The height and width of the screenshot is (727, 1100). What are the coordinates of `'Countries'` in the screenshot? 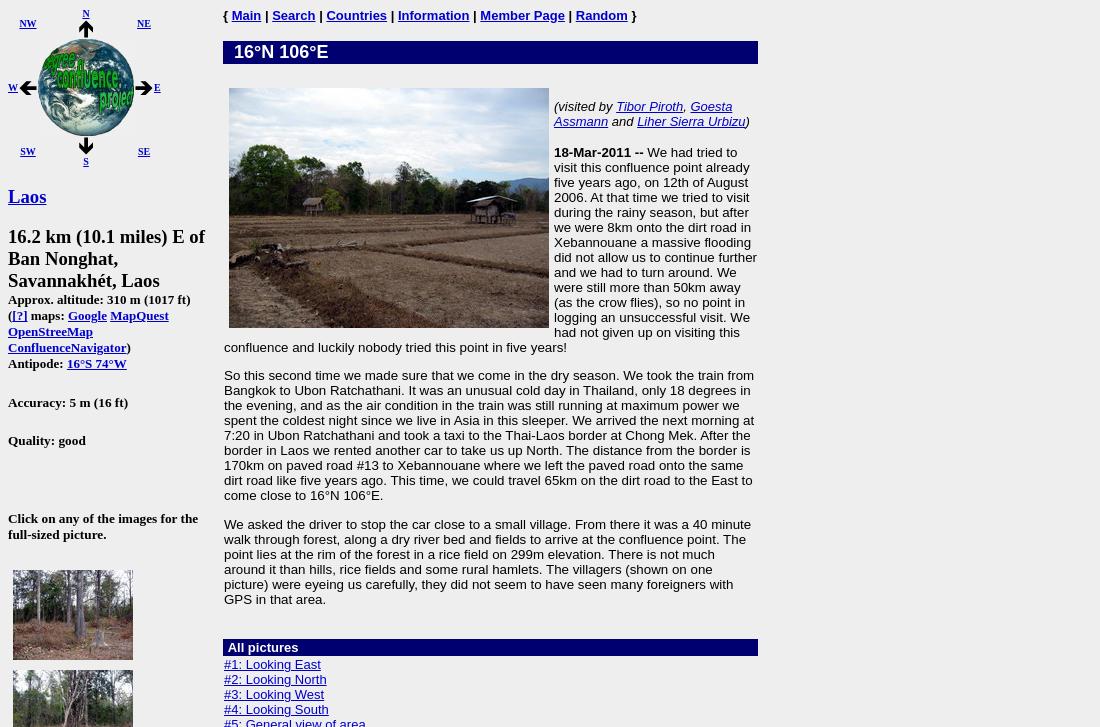 It's located at (325, 15).